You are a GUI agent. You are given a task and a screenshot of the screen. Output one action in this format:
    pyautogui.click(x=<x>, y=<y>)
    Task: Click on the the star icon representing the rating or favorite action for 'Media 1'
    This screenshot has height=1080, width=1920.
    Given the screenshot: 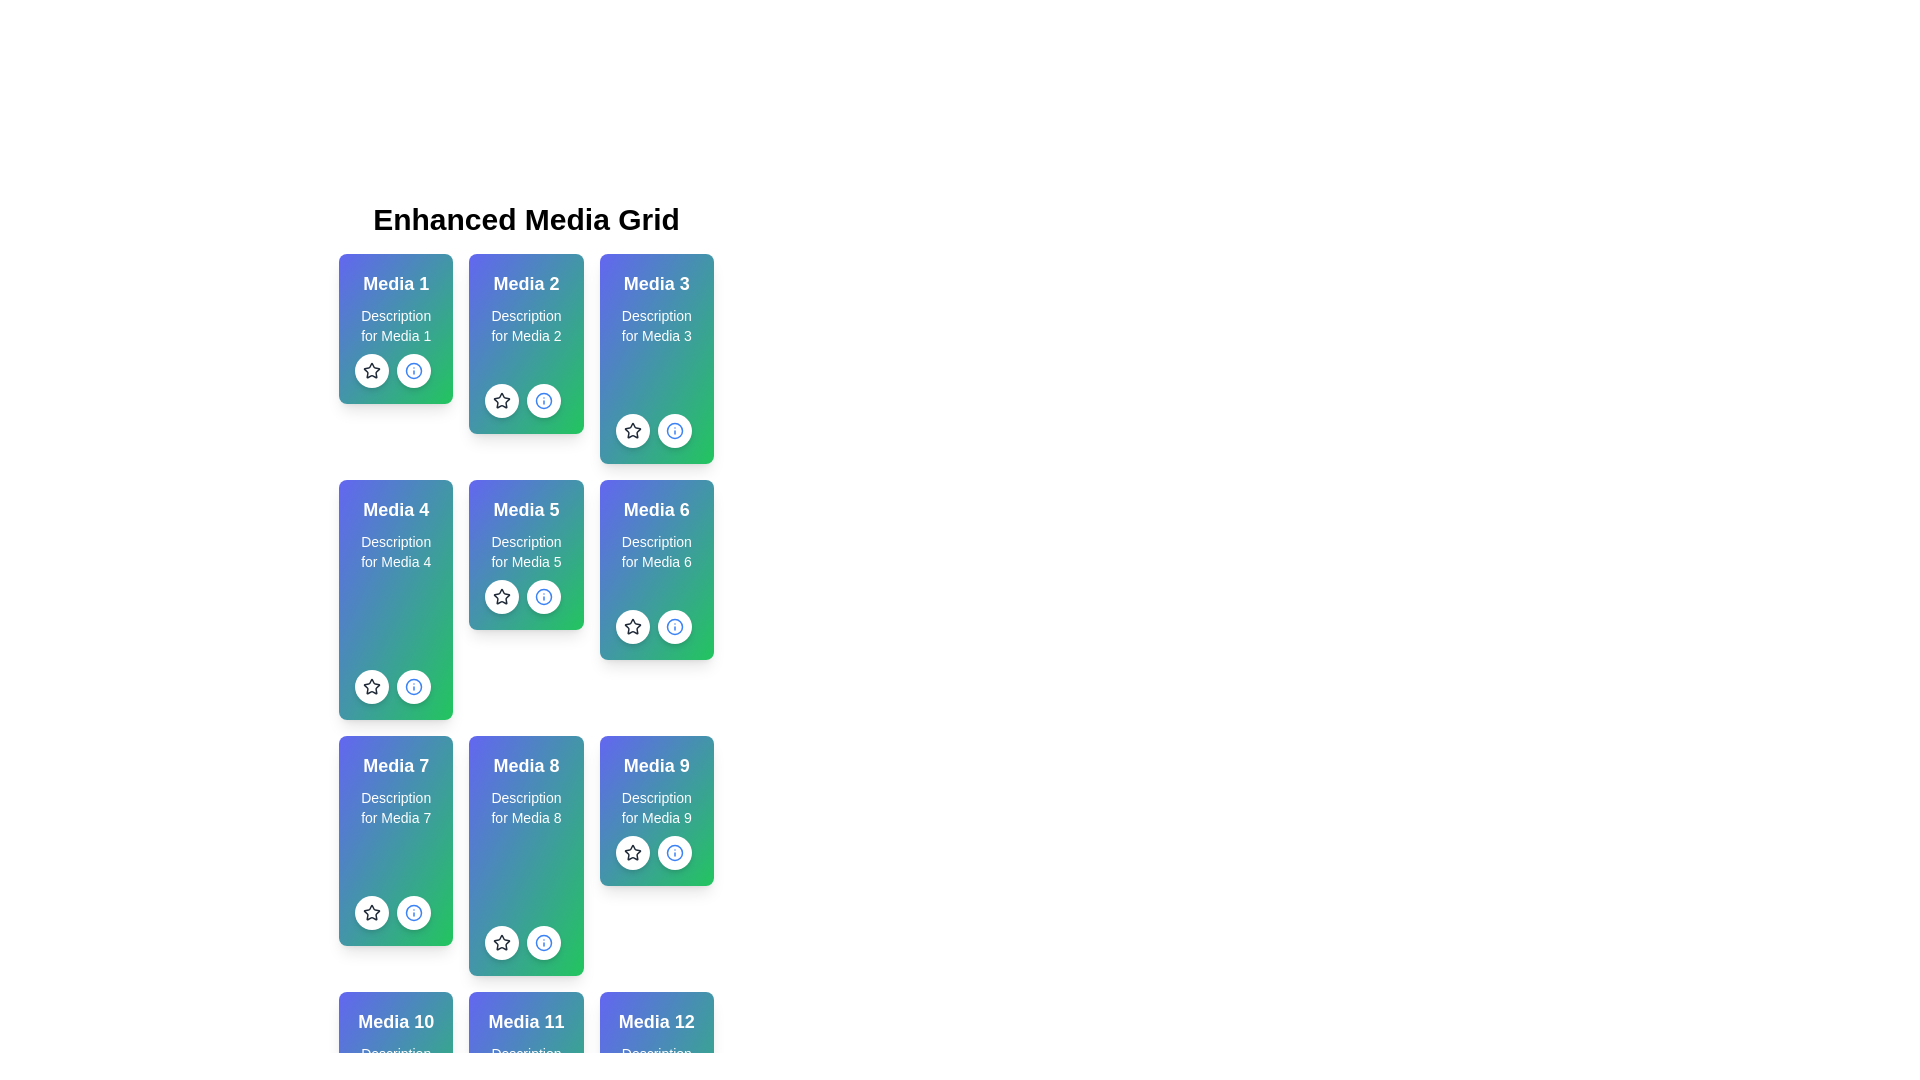 What is the action you would take?
    pyautogui.click(x=372, y=370)
    